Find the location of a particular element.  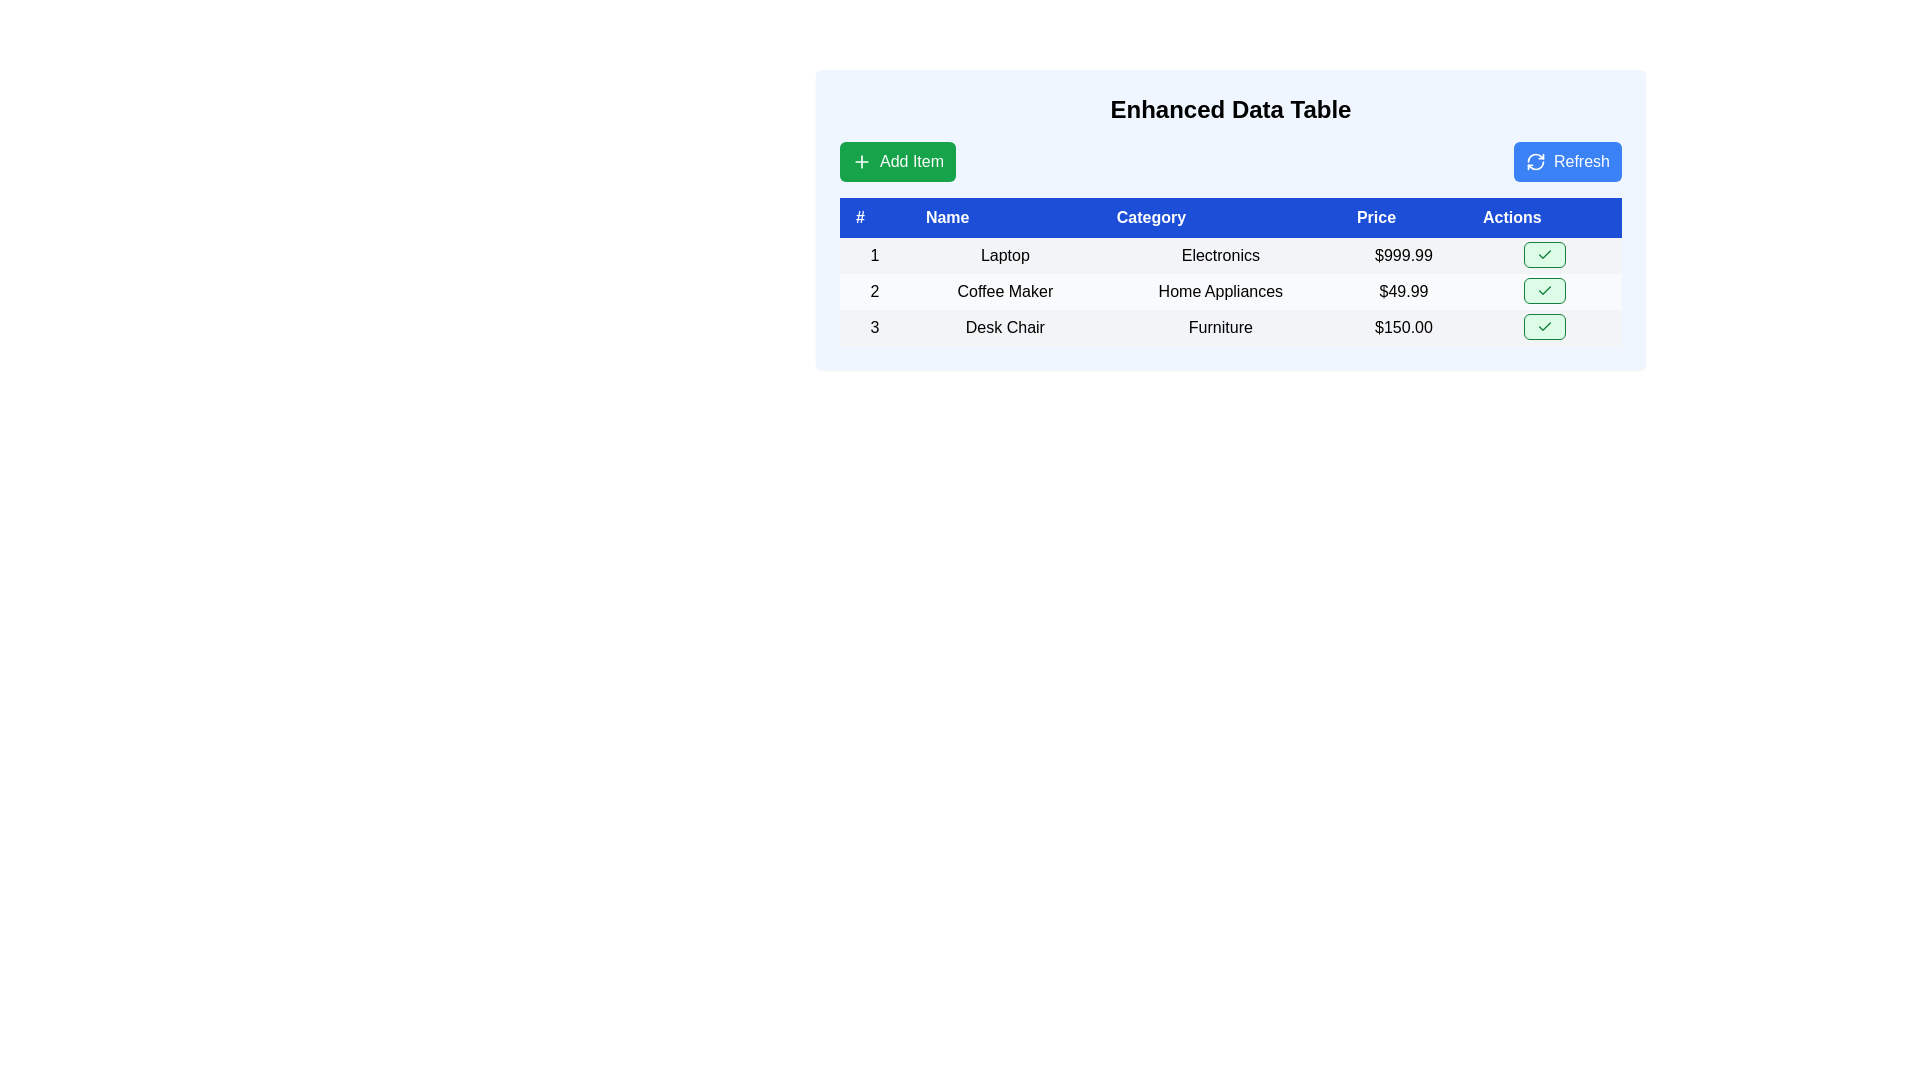

the decorative icon that complements the 'Add Item' button is located at coordinates (862, 161).